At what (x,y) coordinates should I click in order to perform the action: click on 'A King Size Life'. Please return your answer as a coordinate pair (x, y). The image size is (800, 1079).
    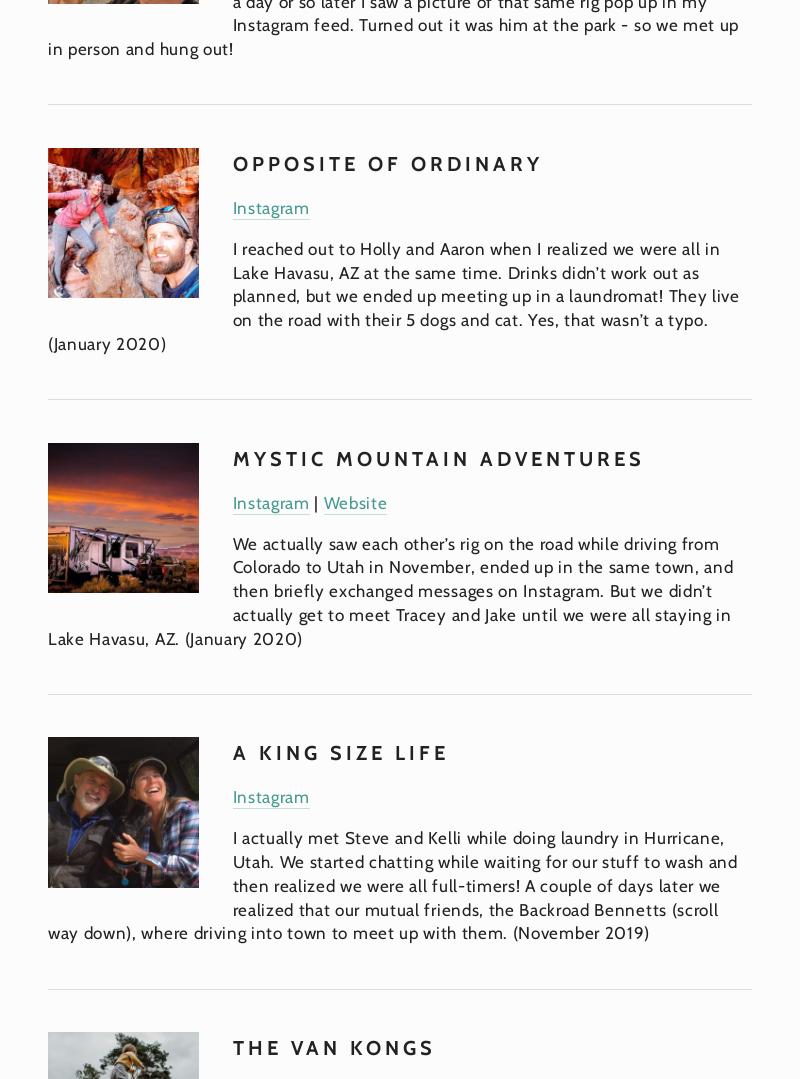
    Looking at the image, I should click on (340, 753).